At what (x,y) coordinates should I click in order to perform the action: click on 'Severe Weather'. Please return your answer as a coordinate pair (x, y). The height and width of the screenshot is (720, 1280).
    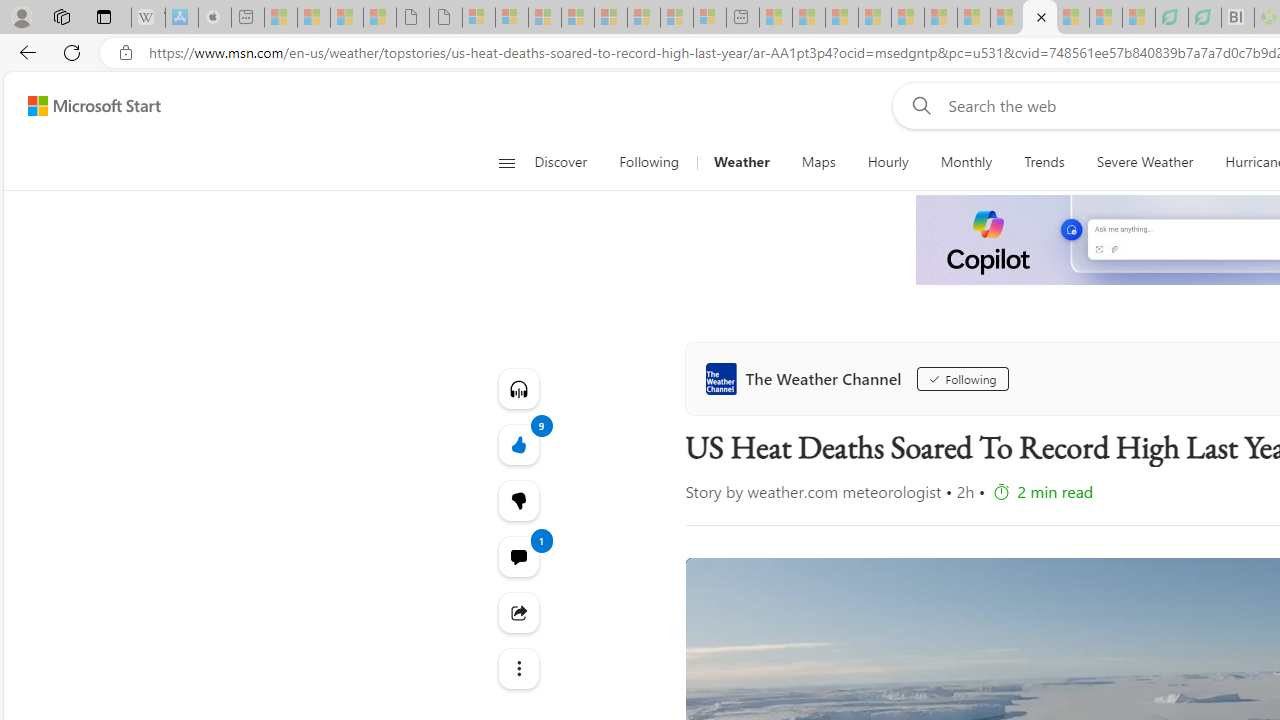
    Looking at the image, I should click on (1144, 162).